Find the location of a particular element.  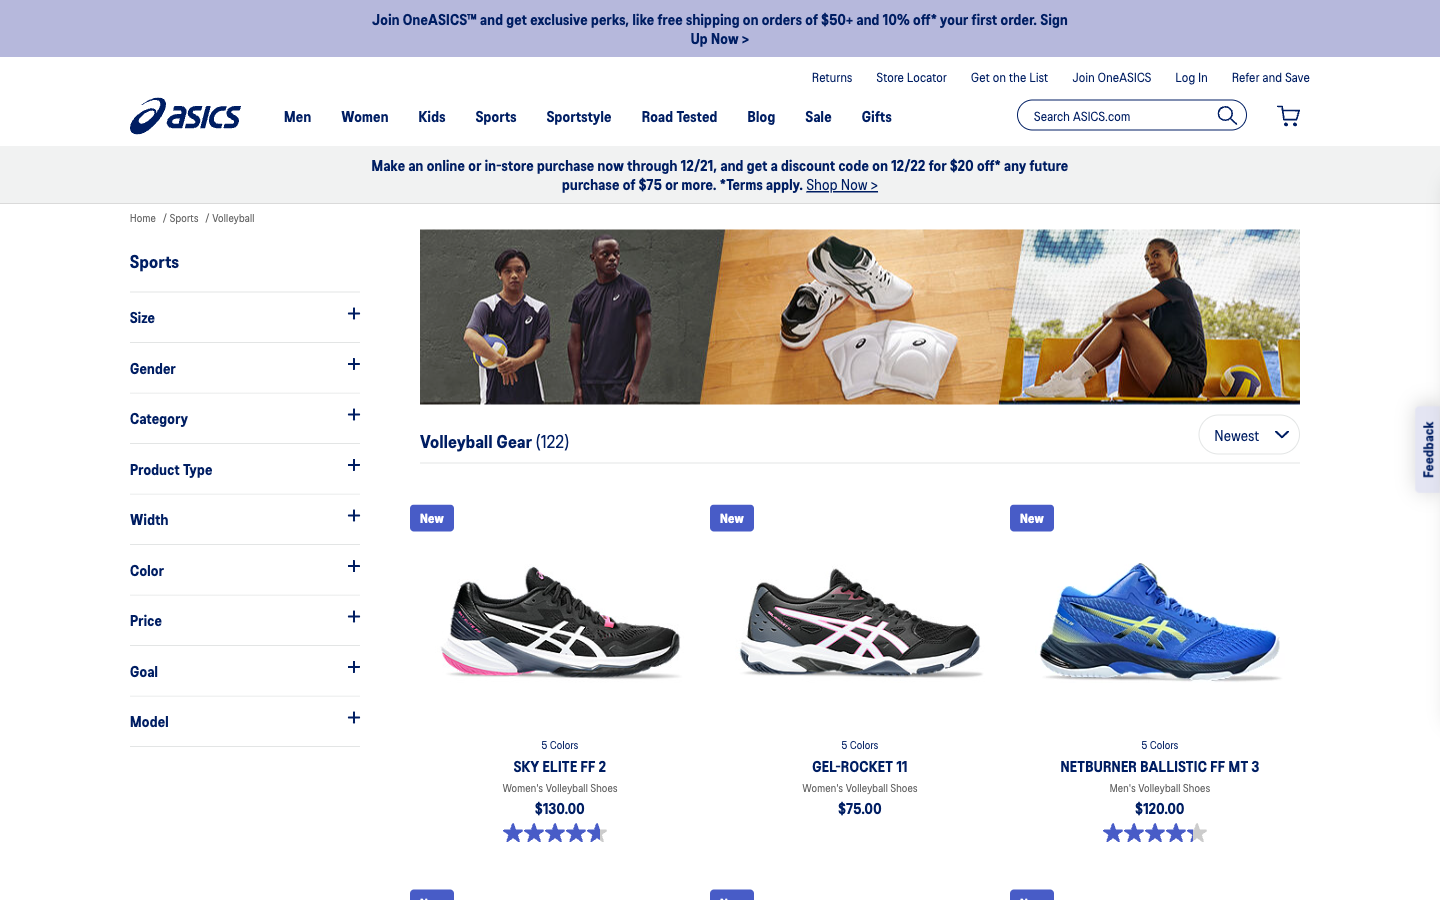

See the women"s models is located at coordinates (243, 367).